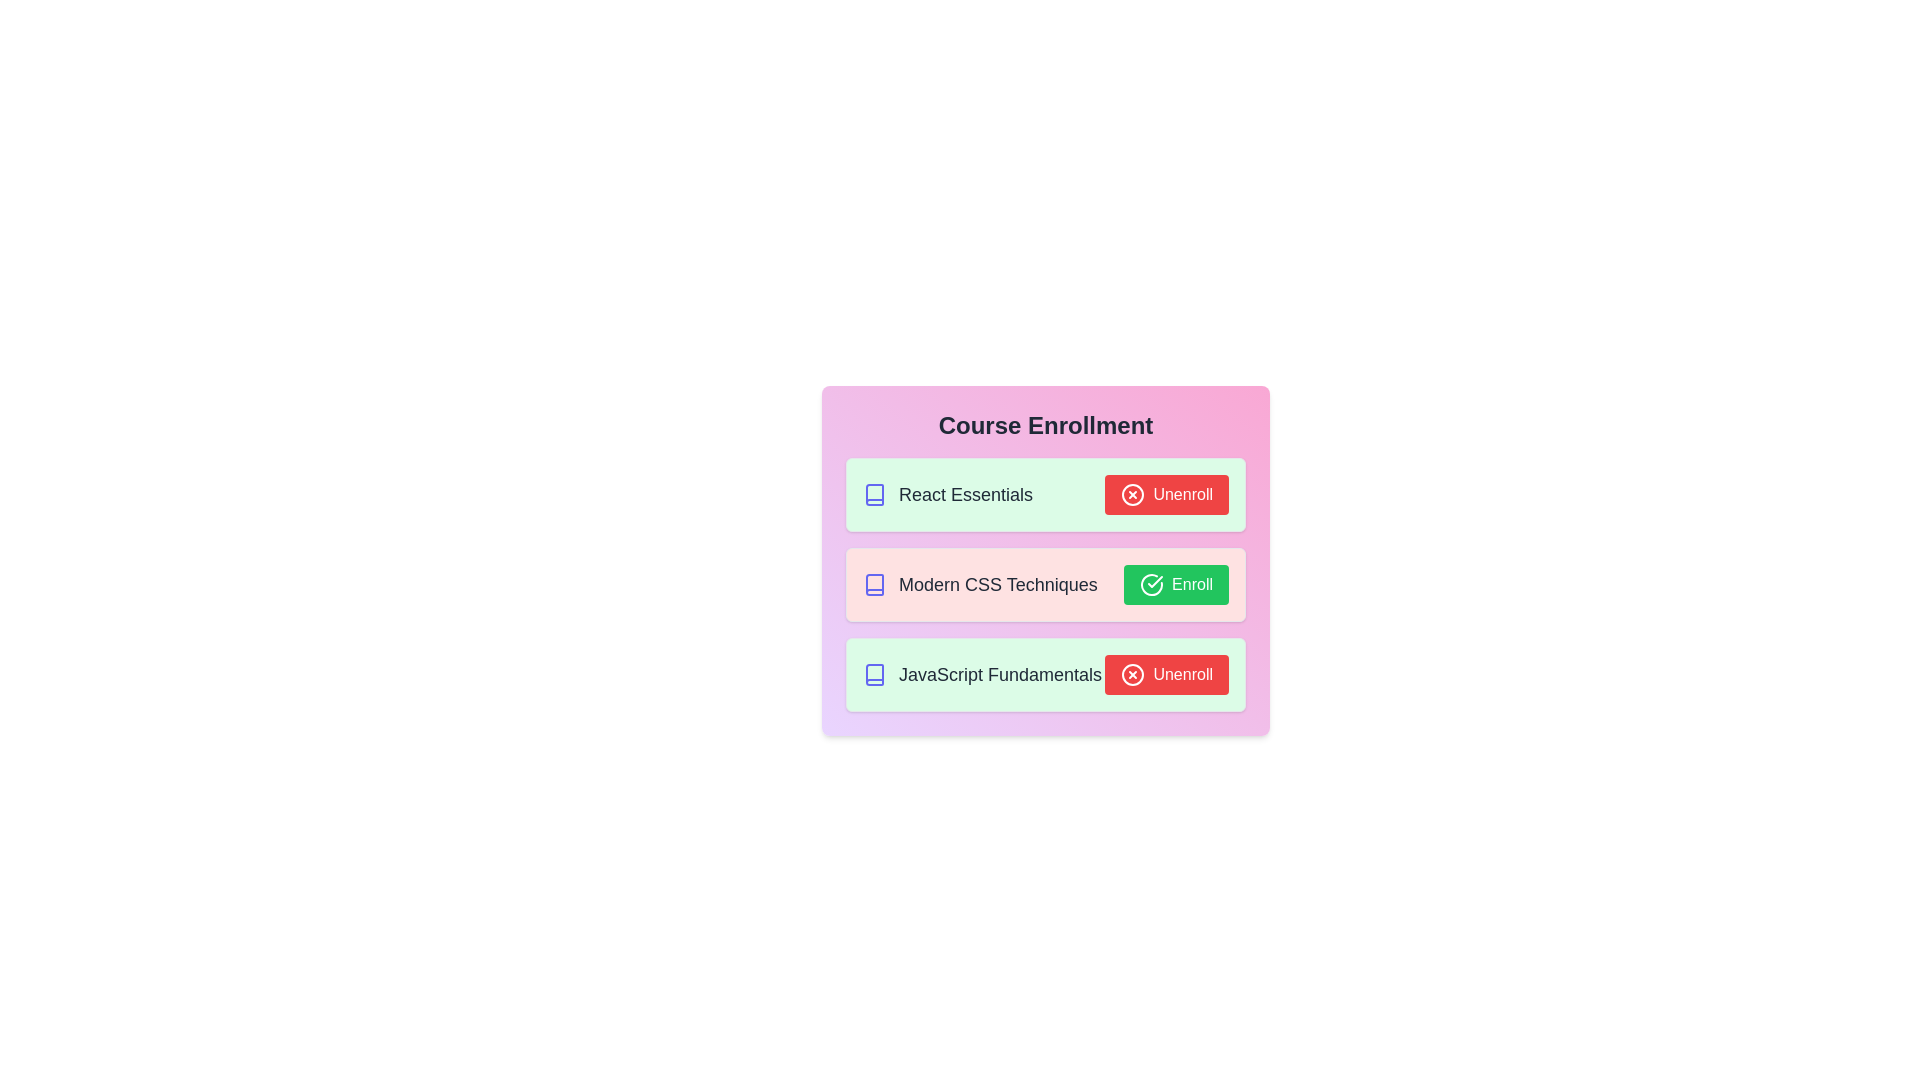  What do you see at coordinates (982, 675) in the screenshot?
I see `the course title JavaScript Fundamentals to select it` at bounding box center [982, 675].